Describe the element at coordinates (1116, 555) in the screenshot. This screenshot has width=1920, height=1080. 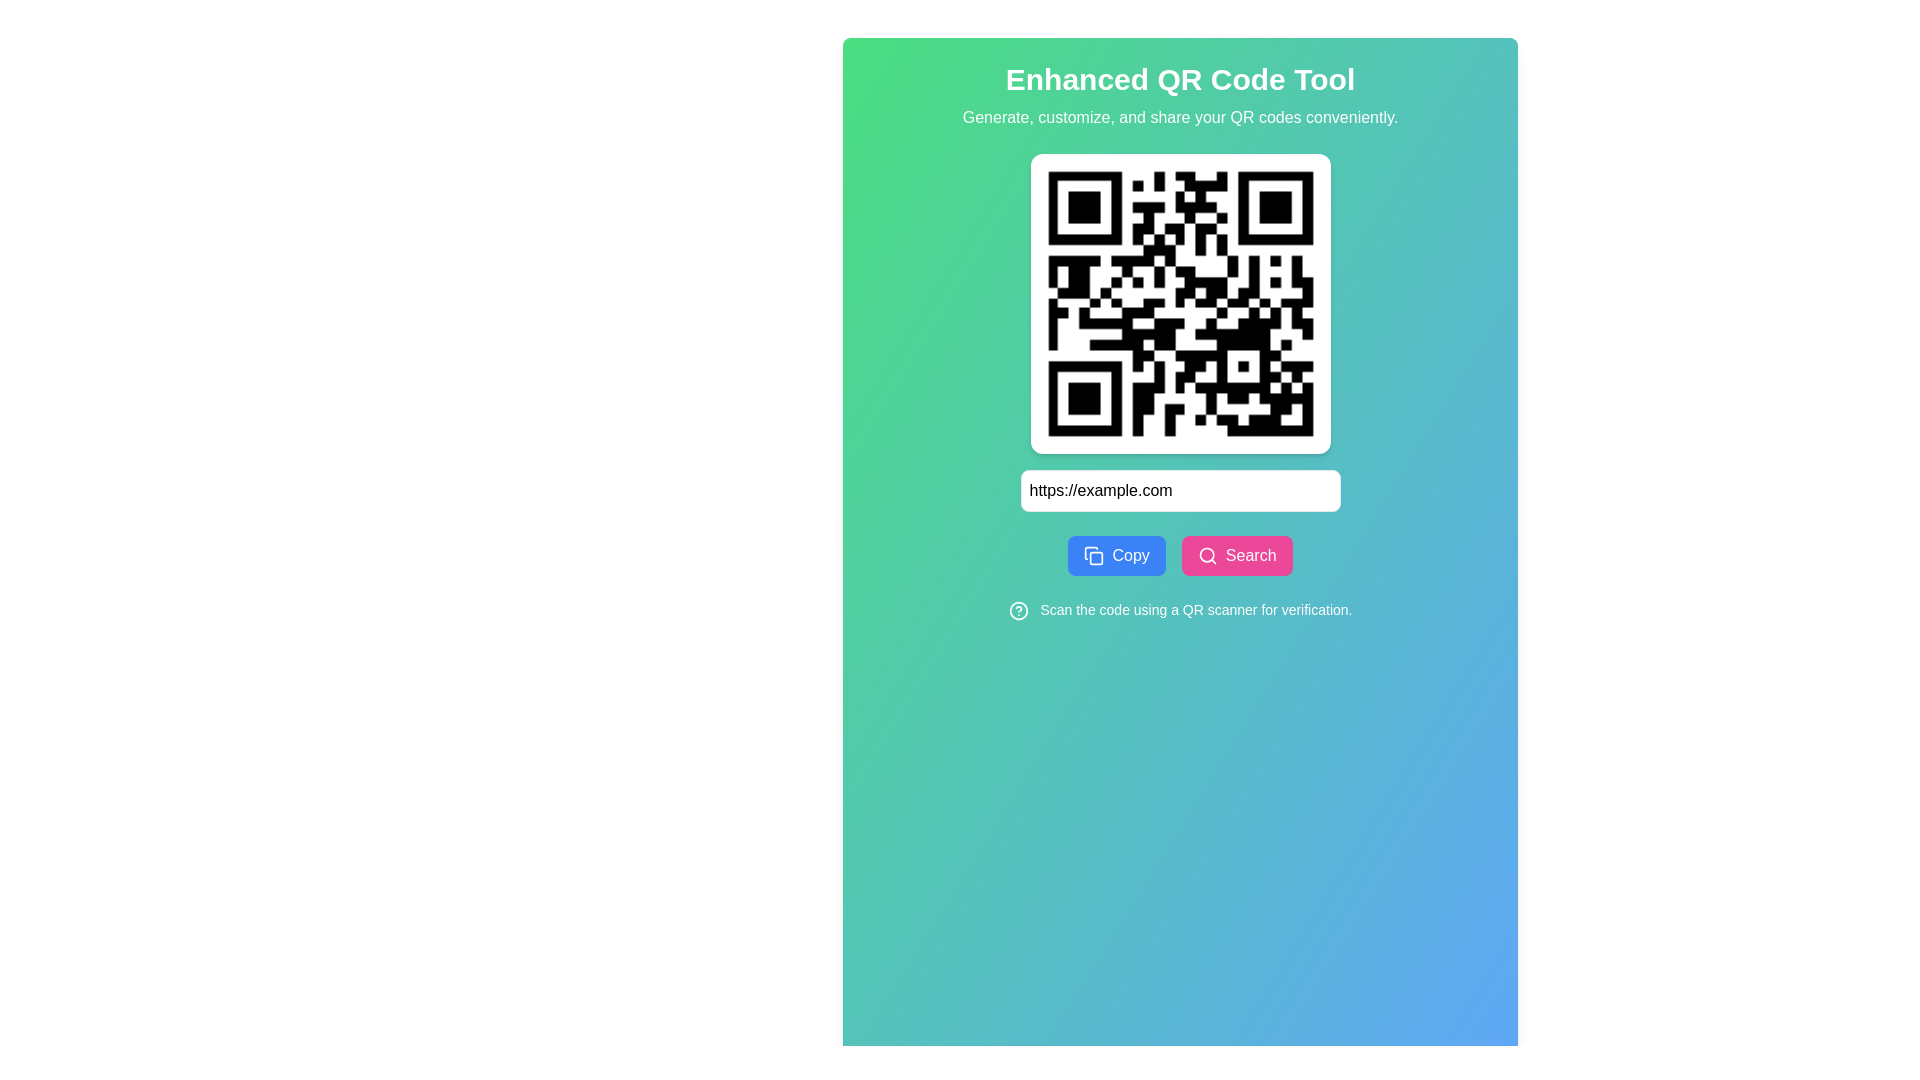
I see `the blue 'Copy' button with white text and a clipboard icon, located to the left of the 'Search' button in the 'CopySearch' section` at that location.